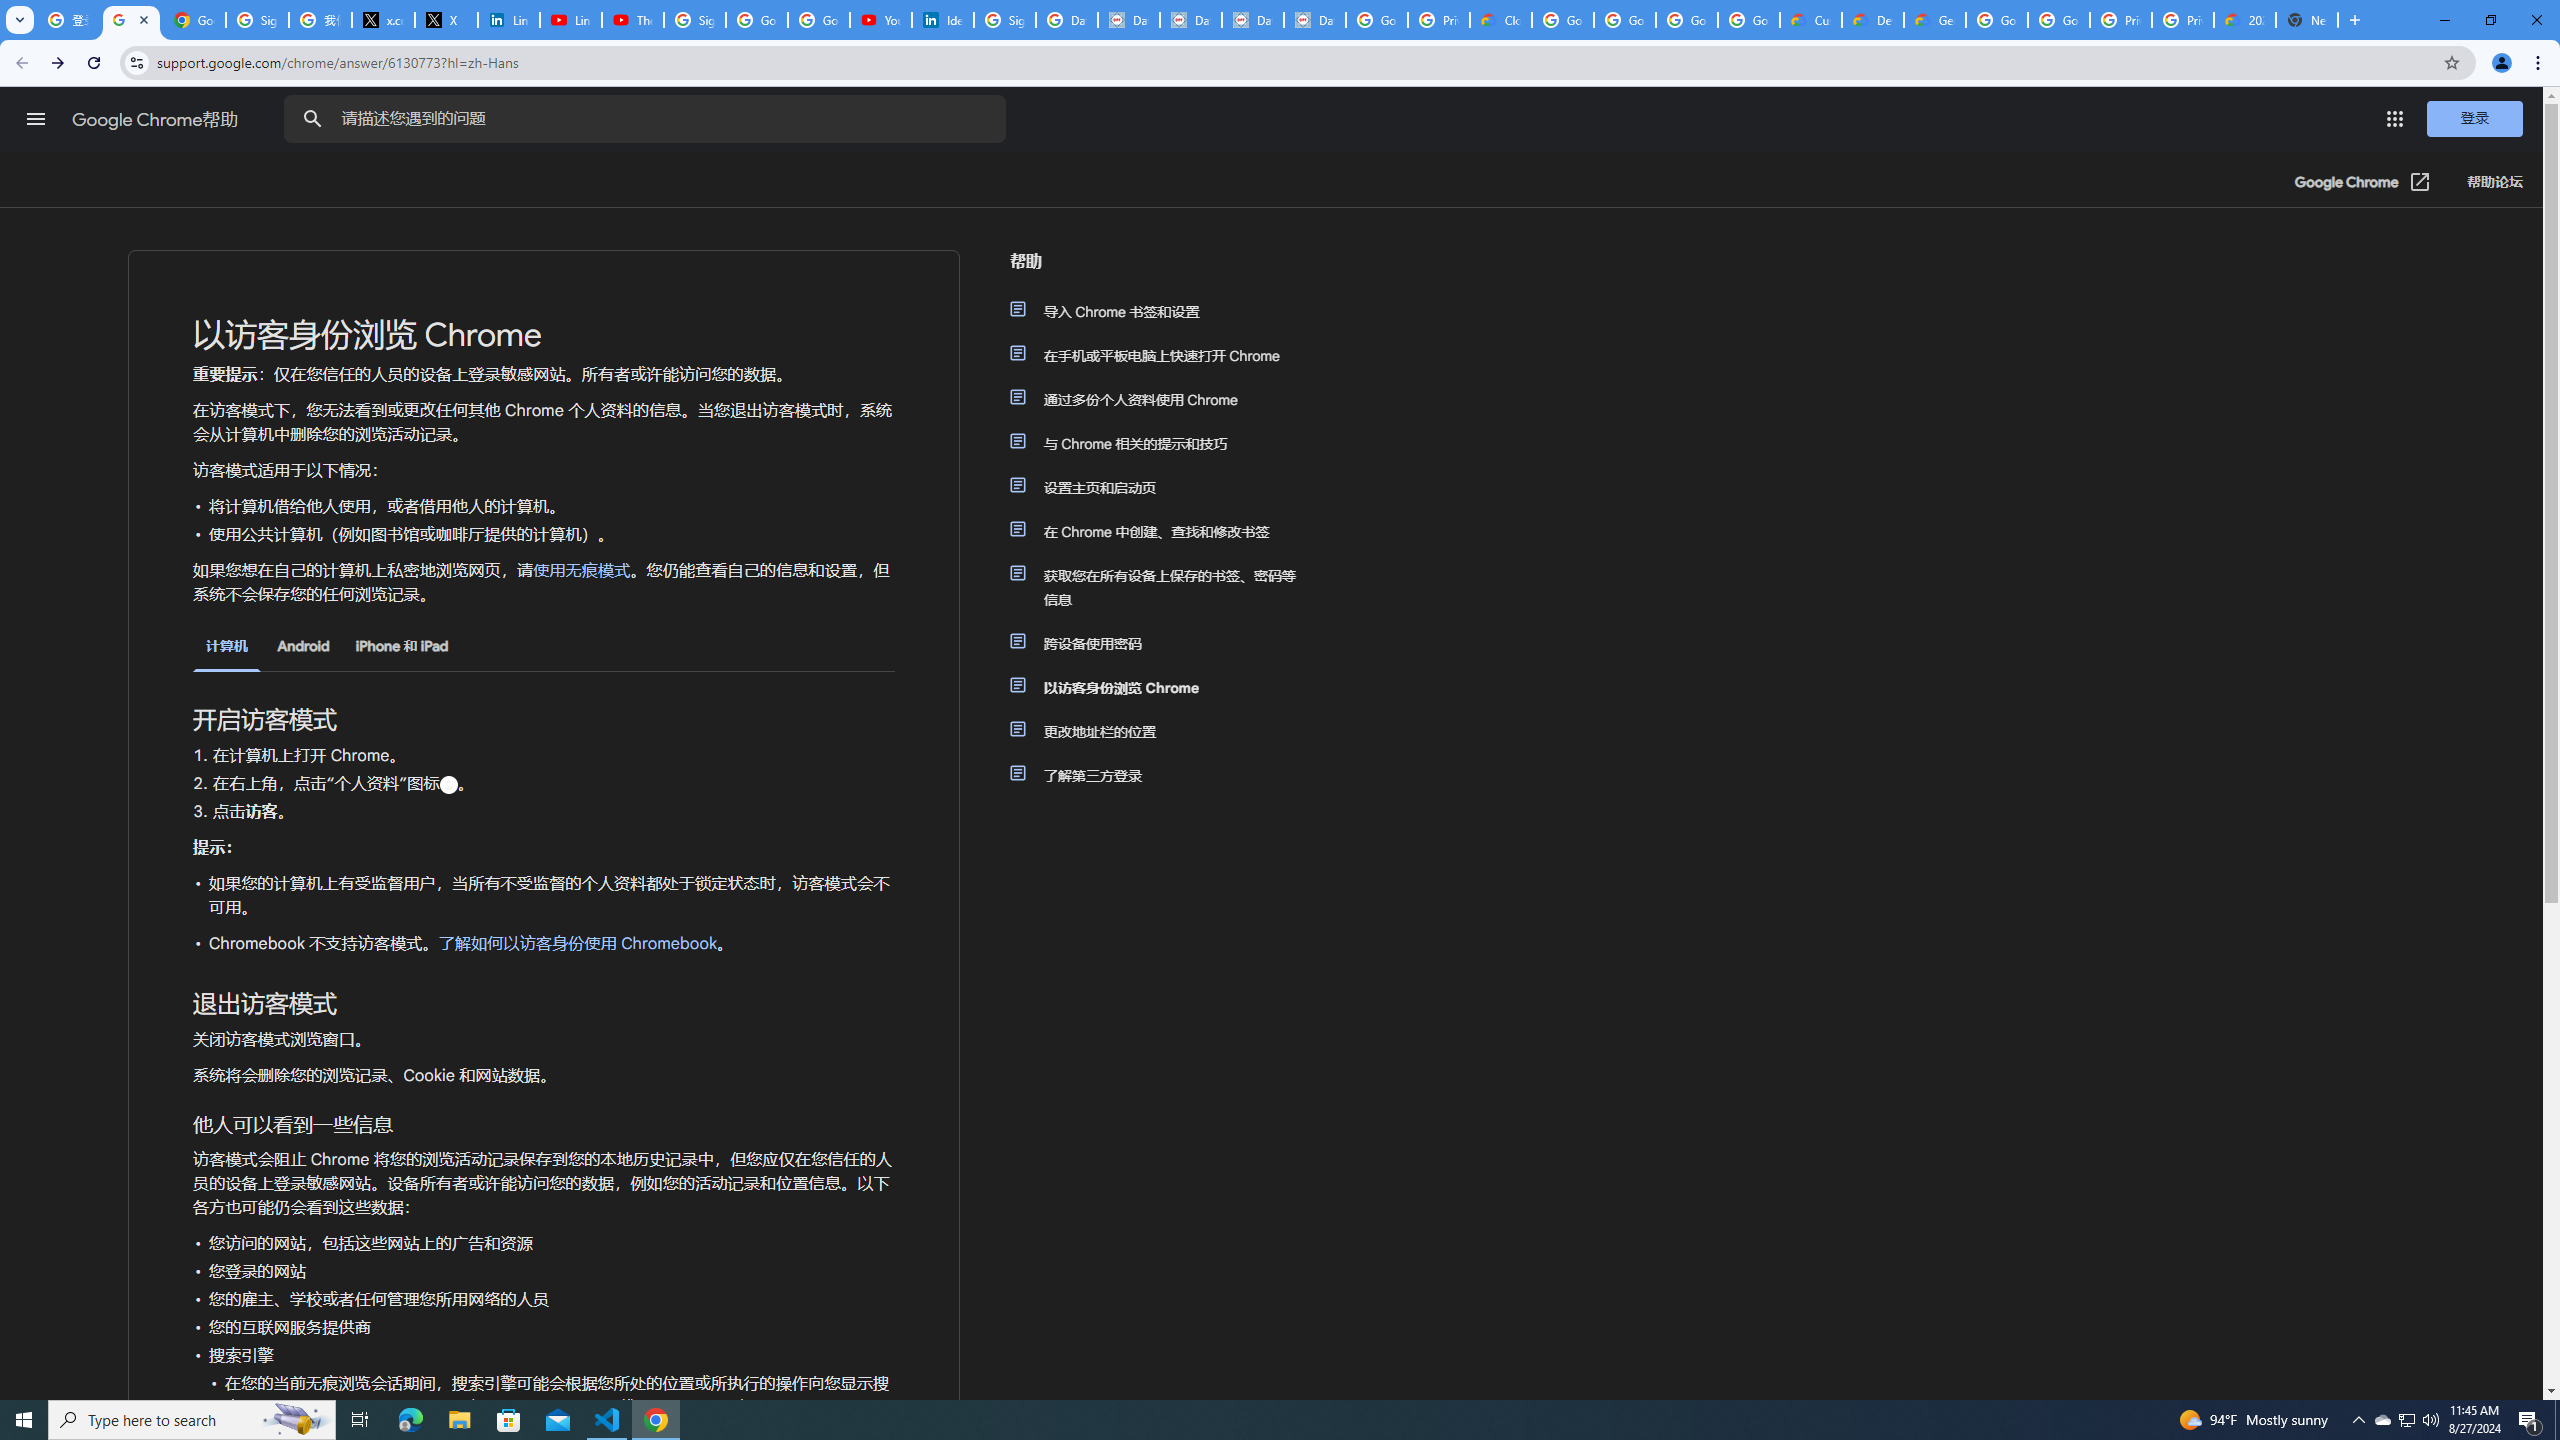 The image size is (2560, 1440). Describe the element at coordinates (1687, 19) in the screenshot. I see `'Google Workspace - Specific Terms'` at that location.